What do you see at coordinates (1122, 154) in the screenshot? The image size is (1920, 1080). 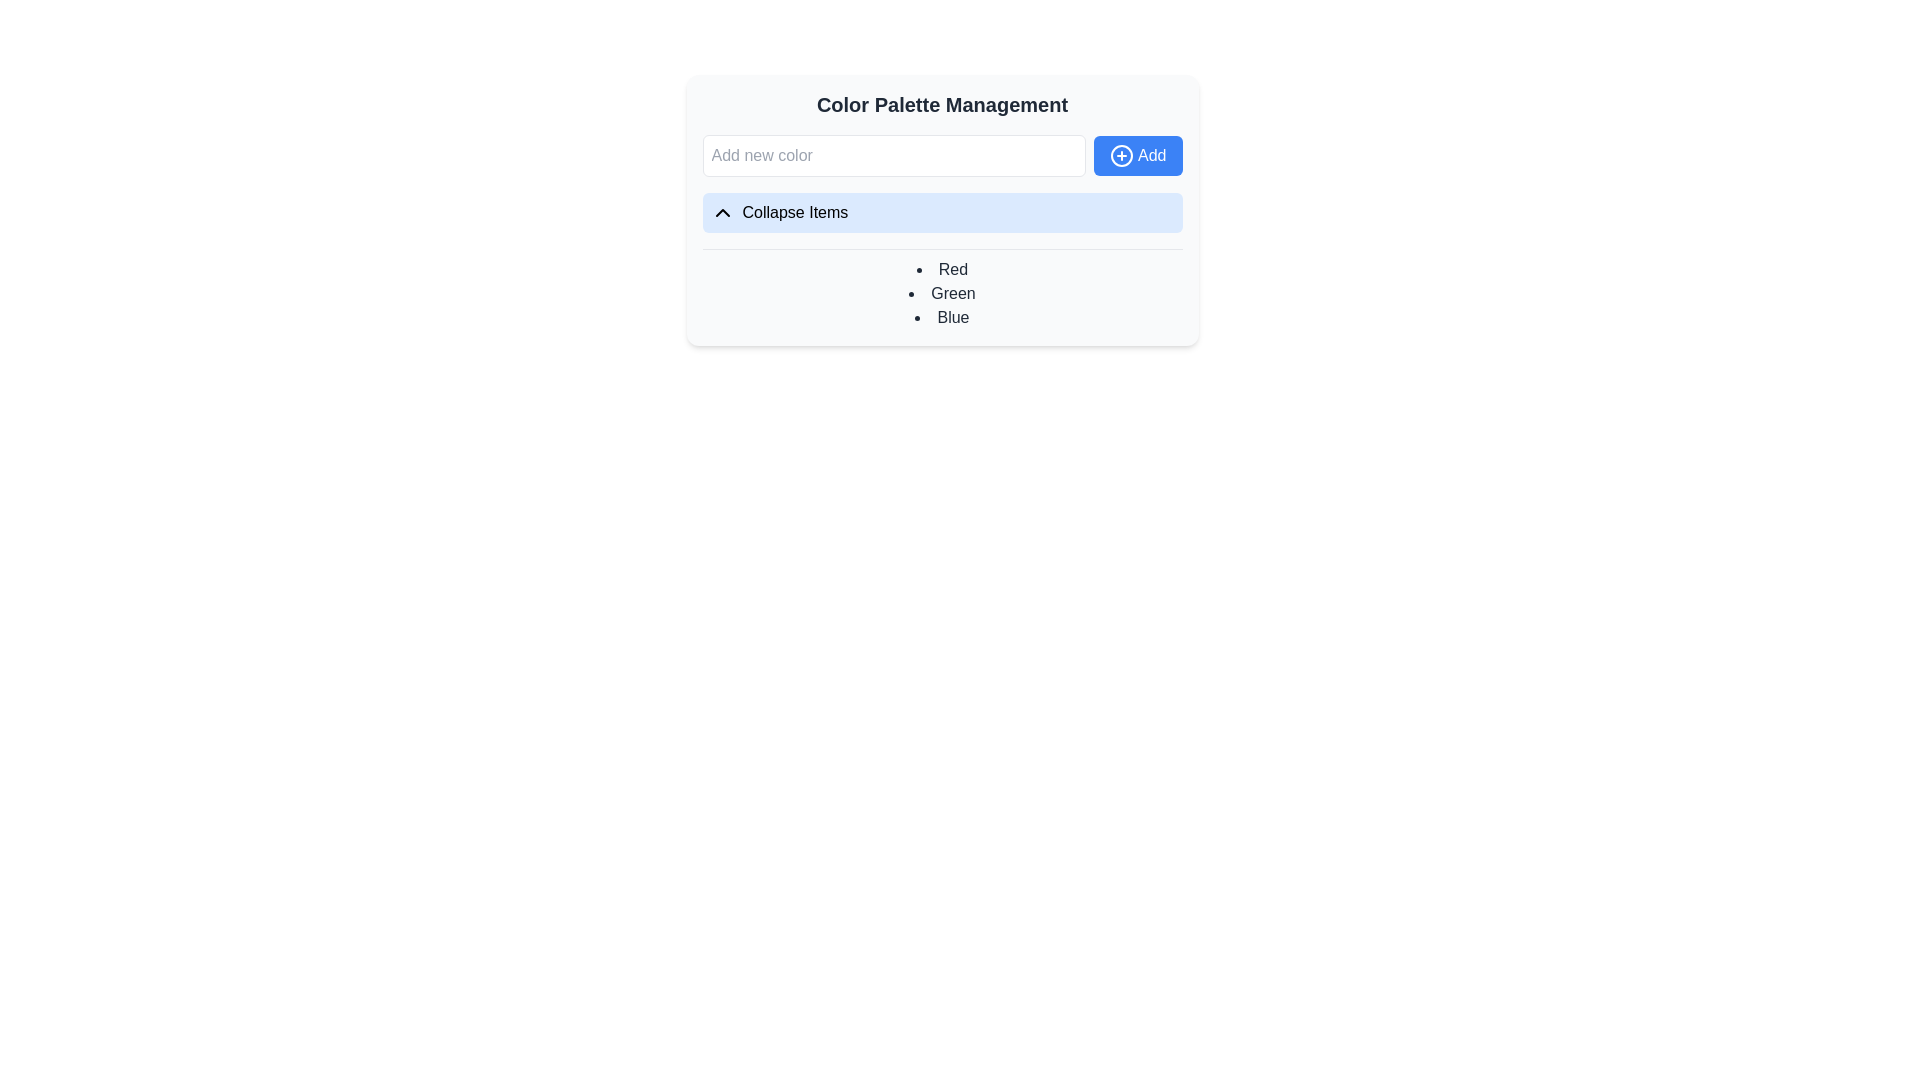 I see `the add button represented by a circular icon located to the right of the text input field in the 'Color Palette Management' section` at bounding box center [1122, 154].